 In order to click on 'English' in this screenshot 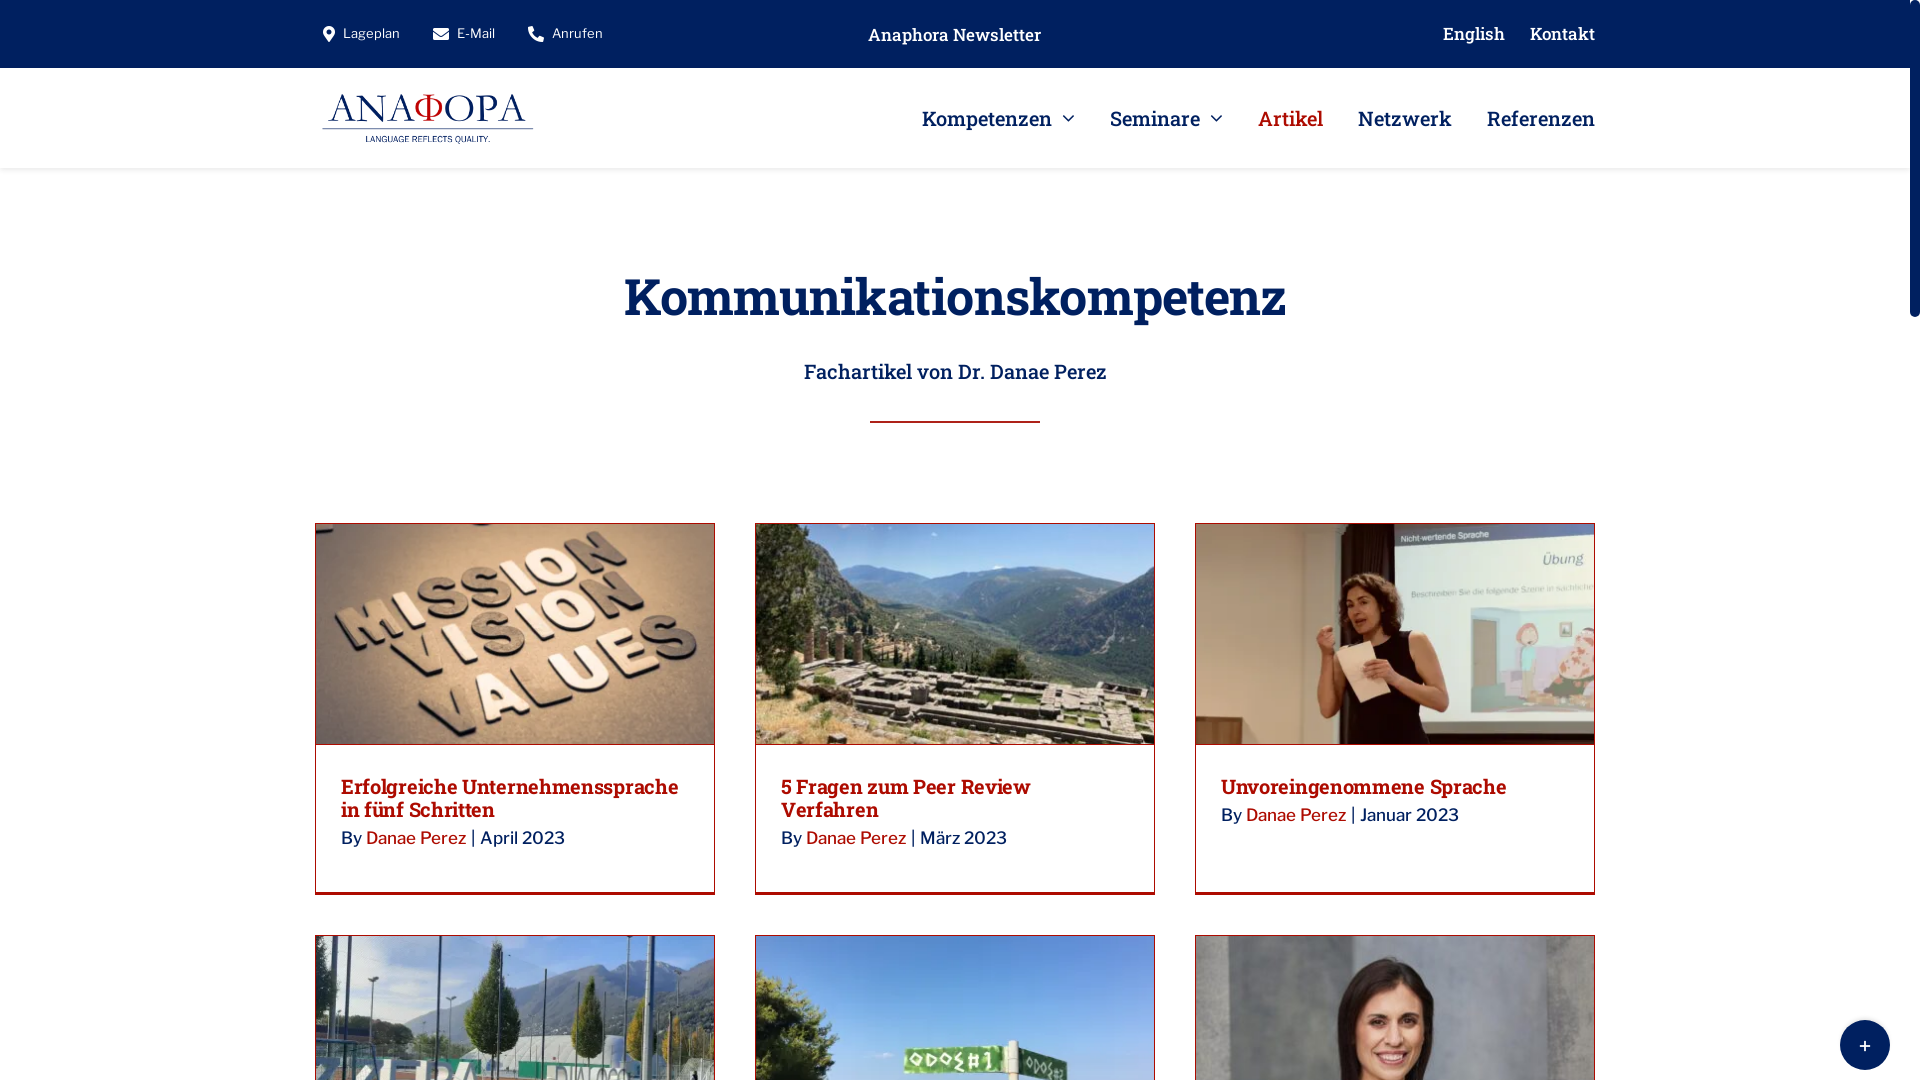, I will do `click(1443, 34)`.